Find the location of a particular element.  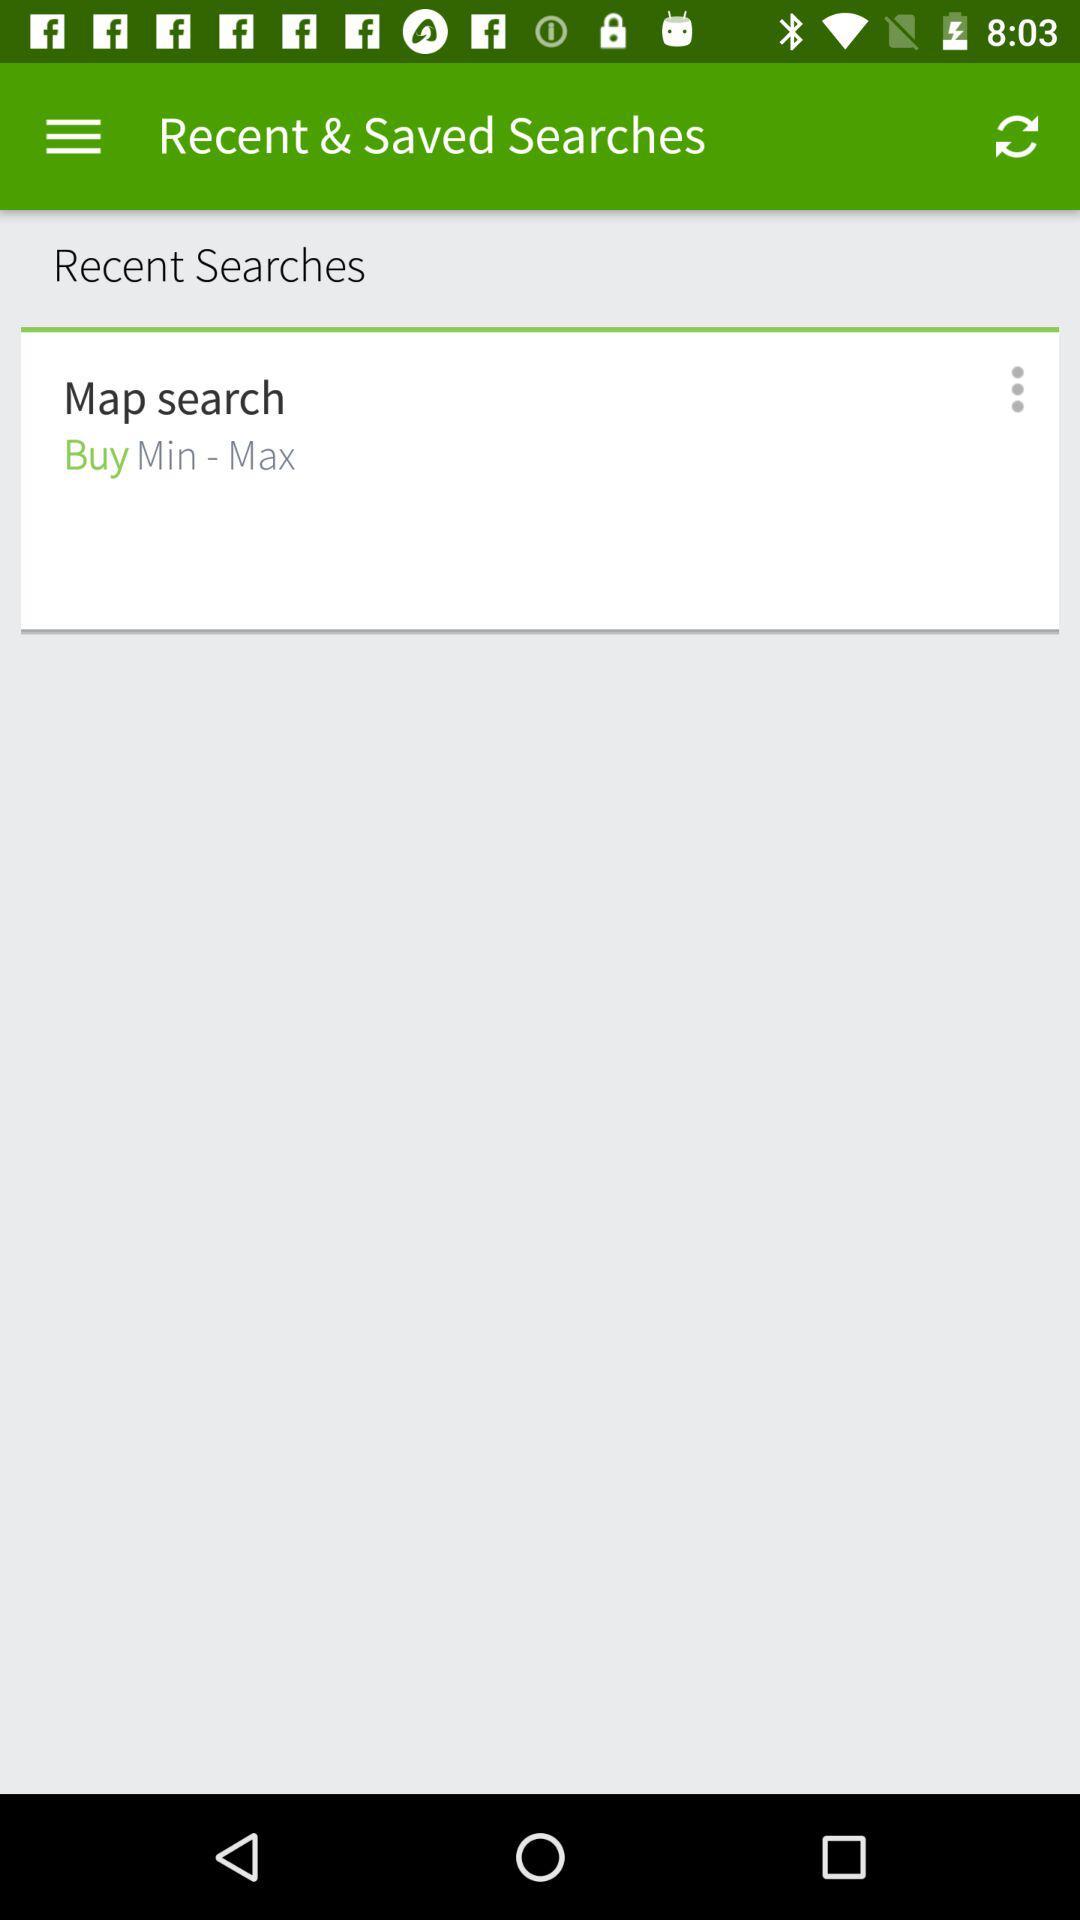

the item above the recent searches item is located at coordinates (72, 135).